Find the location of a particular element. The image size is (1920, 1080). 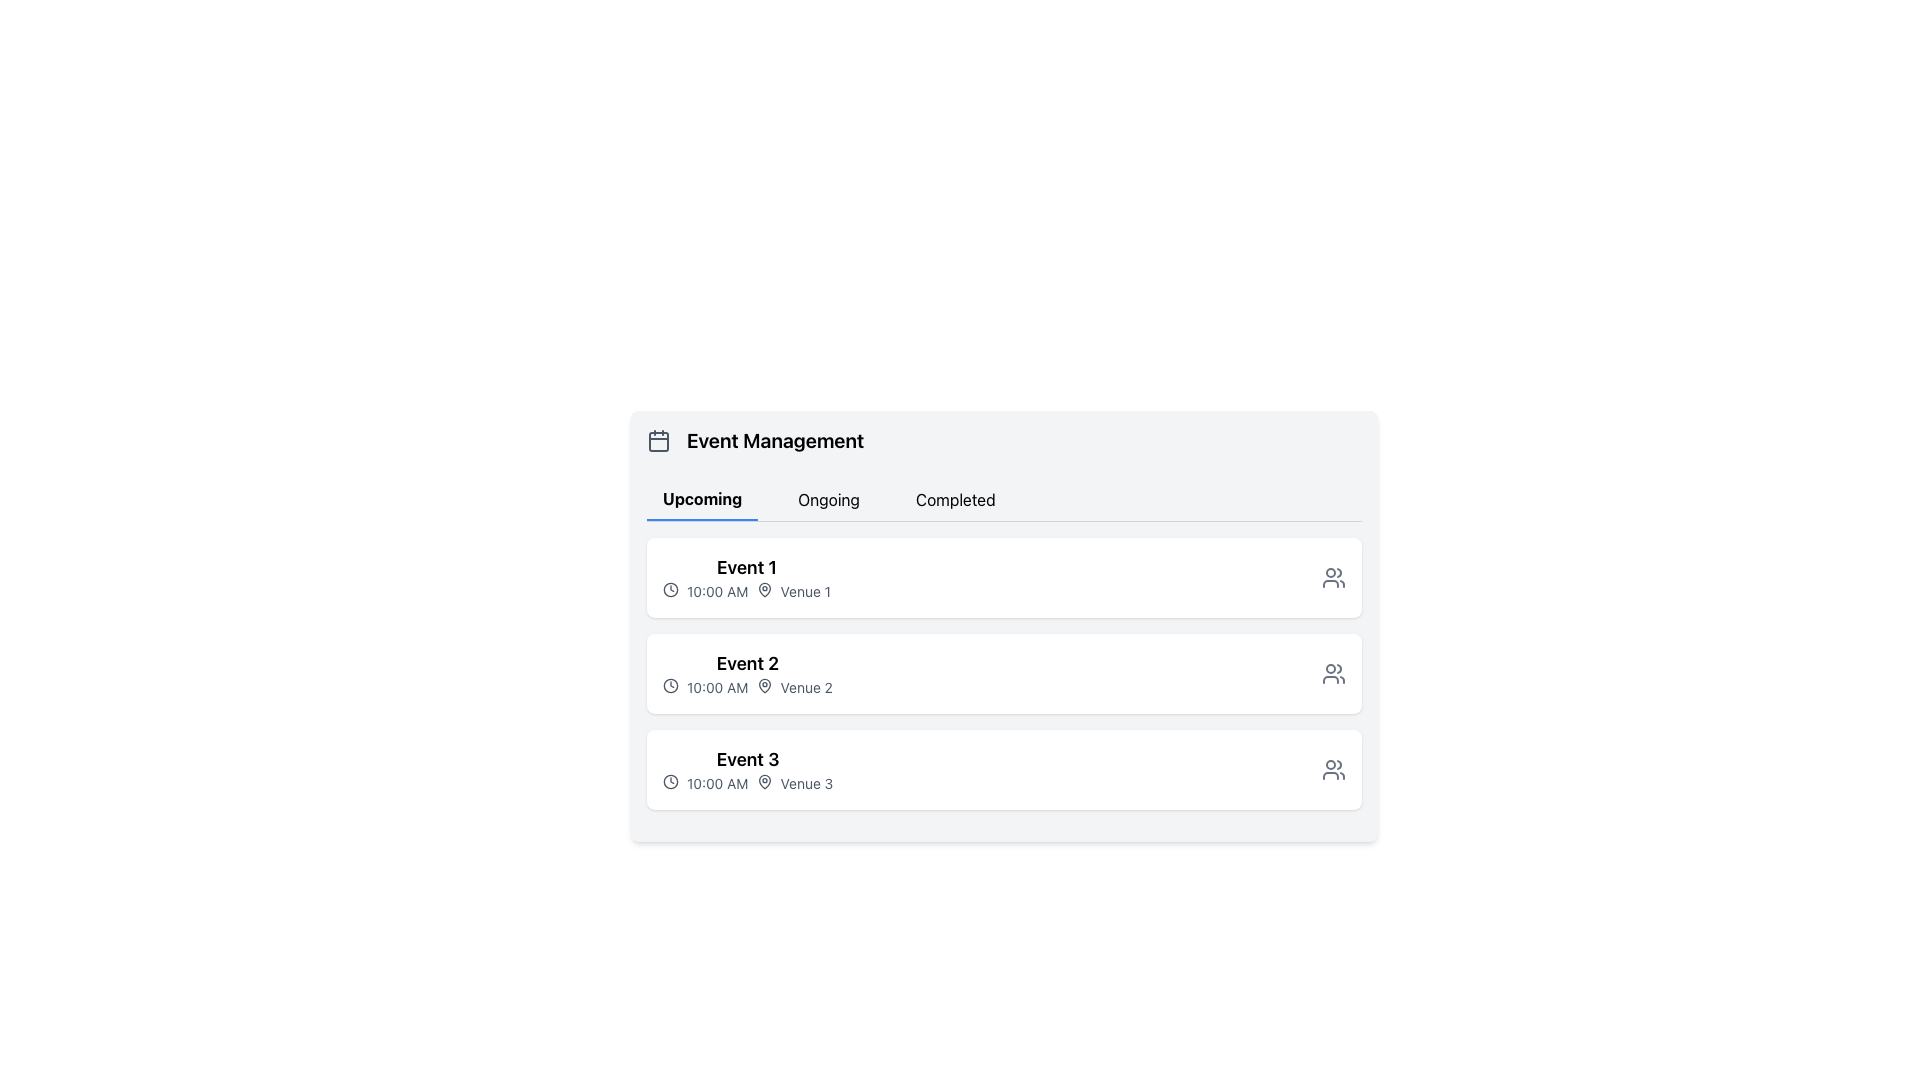

displayed time from the text label in the first row of the 'Upcoming' section, located between the clock icon and 'Venue 1' is located at coordinates (717, 590).